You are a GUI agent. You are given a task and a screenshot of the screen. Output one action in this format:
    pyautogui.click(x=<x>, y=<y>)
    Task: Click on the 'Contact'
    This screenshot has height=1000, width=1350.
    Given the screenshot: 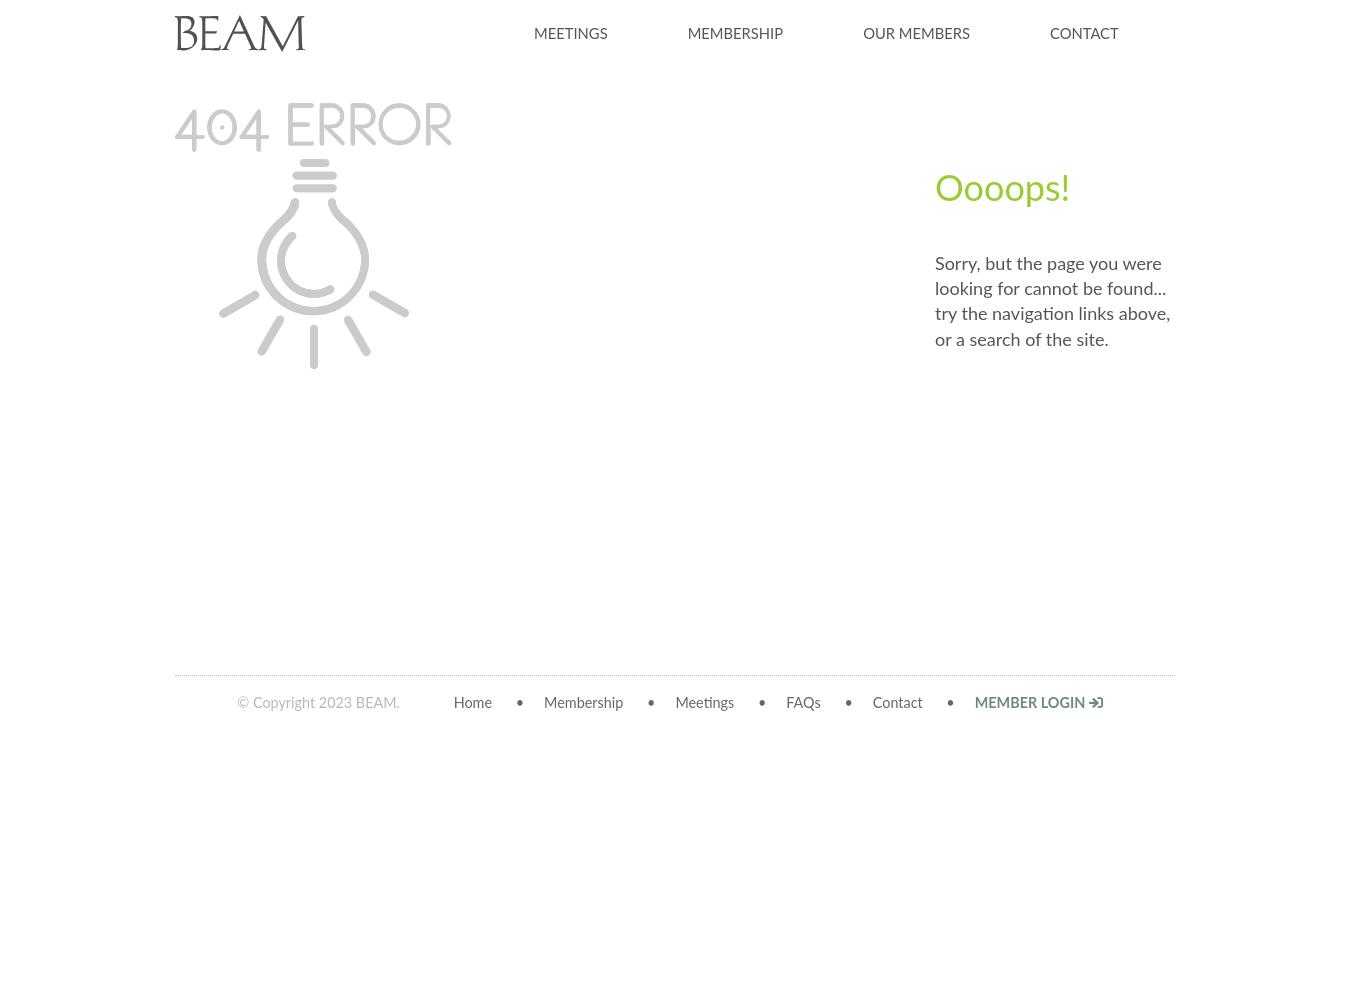 What is the action you would take?
    pyautogui.click(x=896, y=702)
    